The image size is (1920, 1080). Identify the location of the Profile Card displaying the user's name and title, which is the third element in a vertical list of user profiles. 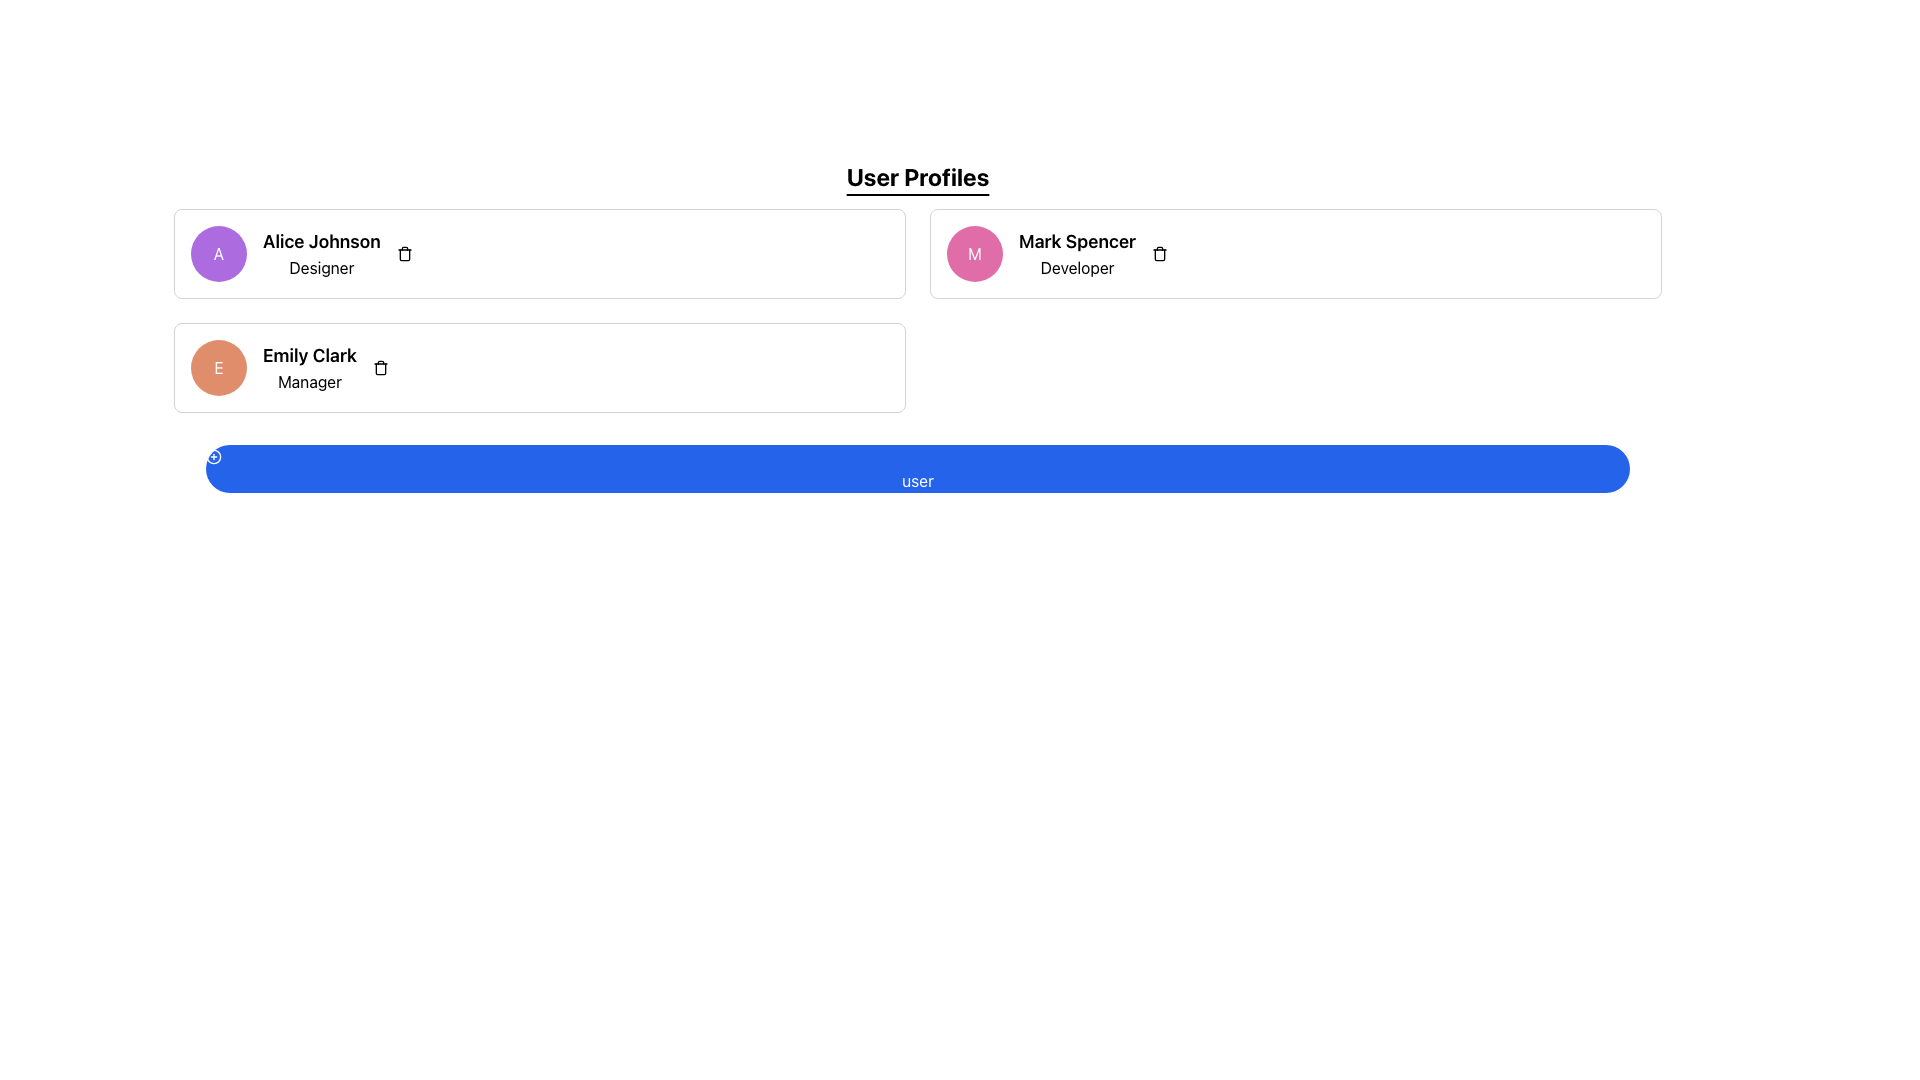
(539, 367).